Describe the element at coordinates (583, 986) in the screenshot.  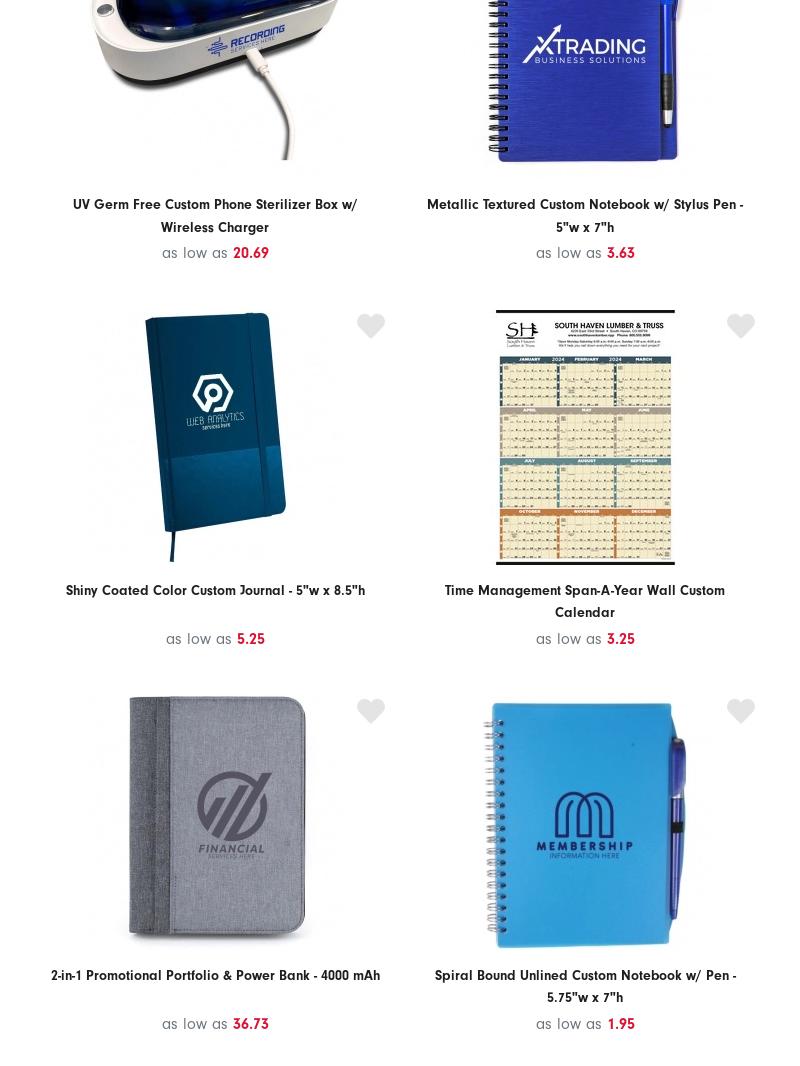
I see `'Spiral Bound Unlined Custom Notebook w/ Pen - 5.75"w x 7"h'` at that location.